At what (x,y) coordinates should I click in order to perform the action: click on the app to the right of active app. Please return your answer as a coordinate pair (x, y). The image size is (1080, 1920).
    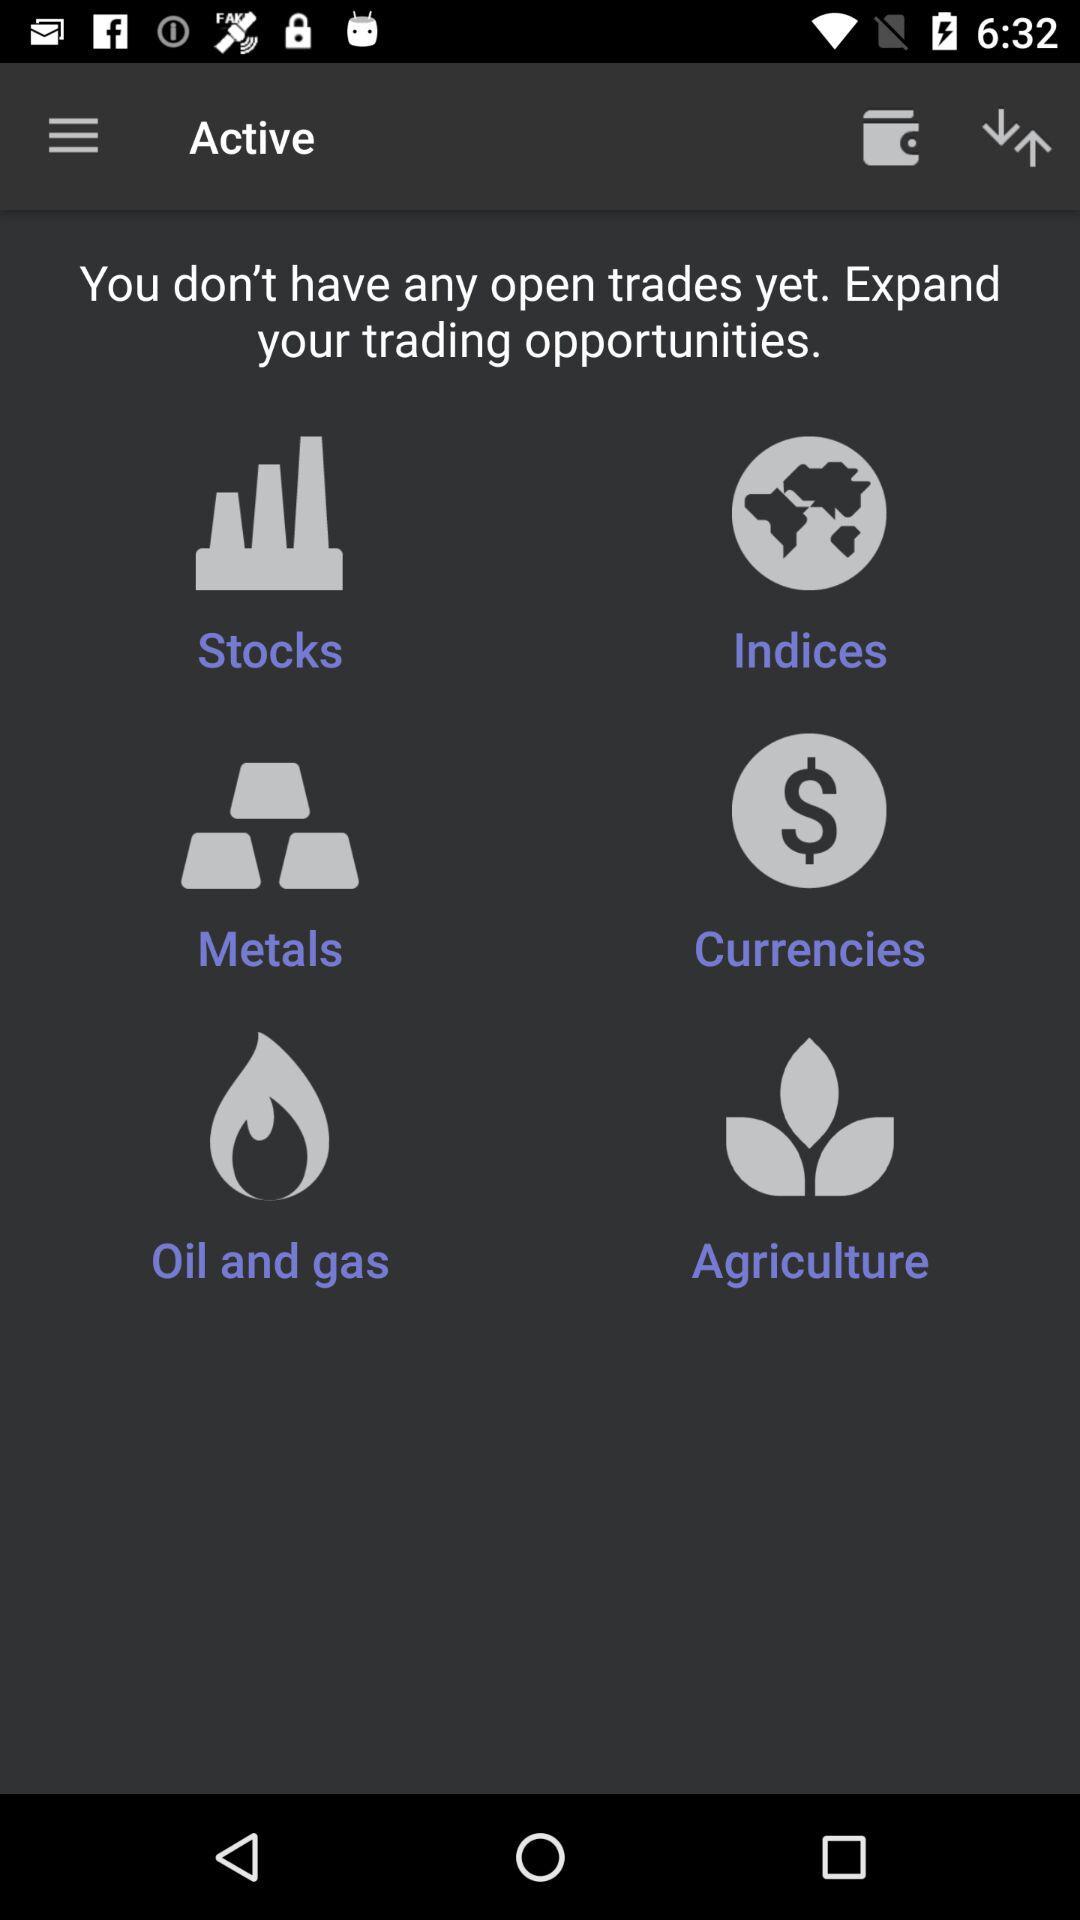
    Looking at the image, I should click on (890, 135).